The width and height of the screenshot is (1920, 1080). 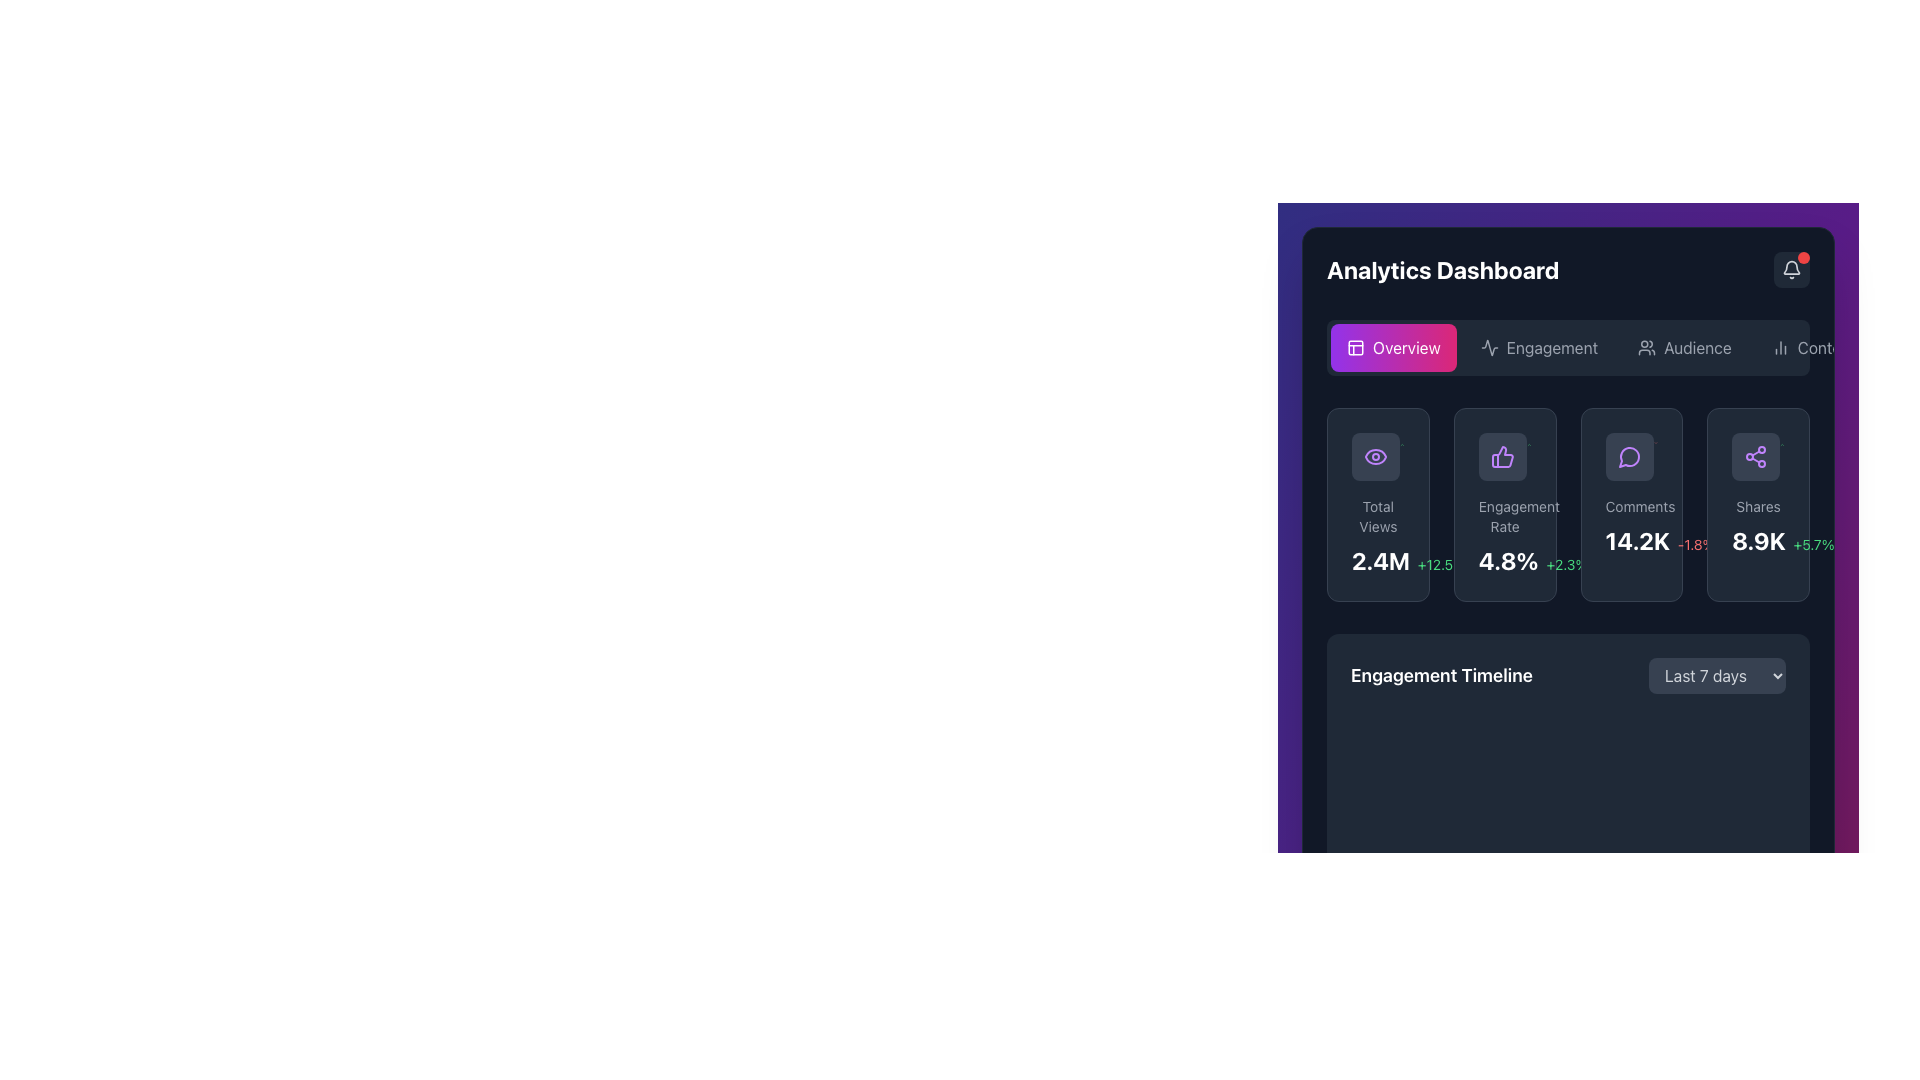 I want to click on the thumbs-up icon with a purple outline located in the upper section of the dashboard, between the 'Comments' and 'Shares' areas, so click(x=1502, y=456).